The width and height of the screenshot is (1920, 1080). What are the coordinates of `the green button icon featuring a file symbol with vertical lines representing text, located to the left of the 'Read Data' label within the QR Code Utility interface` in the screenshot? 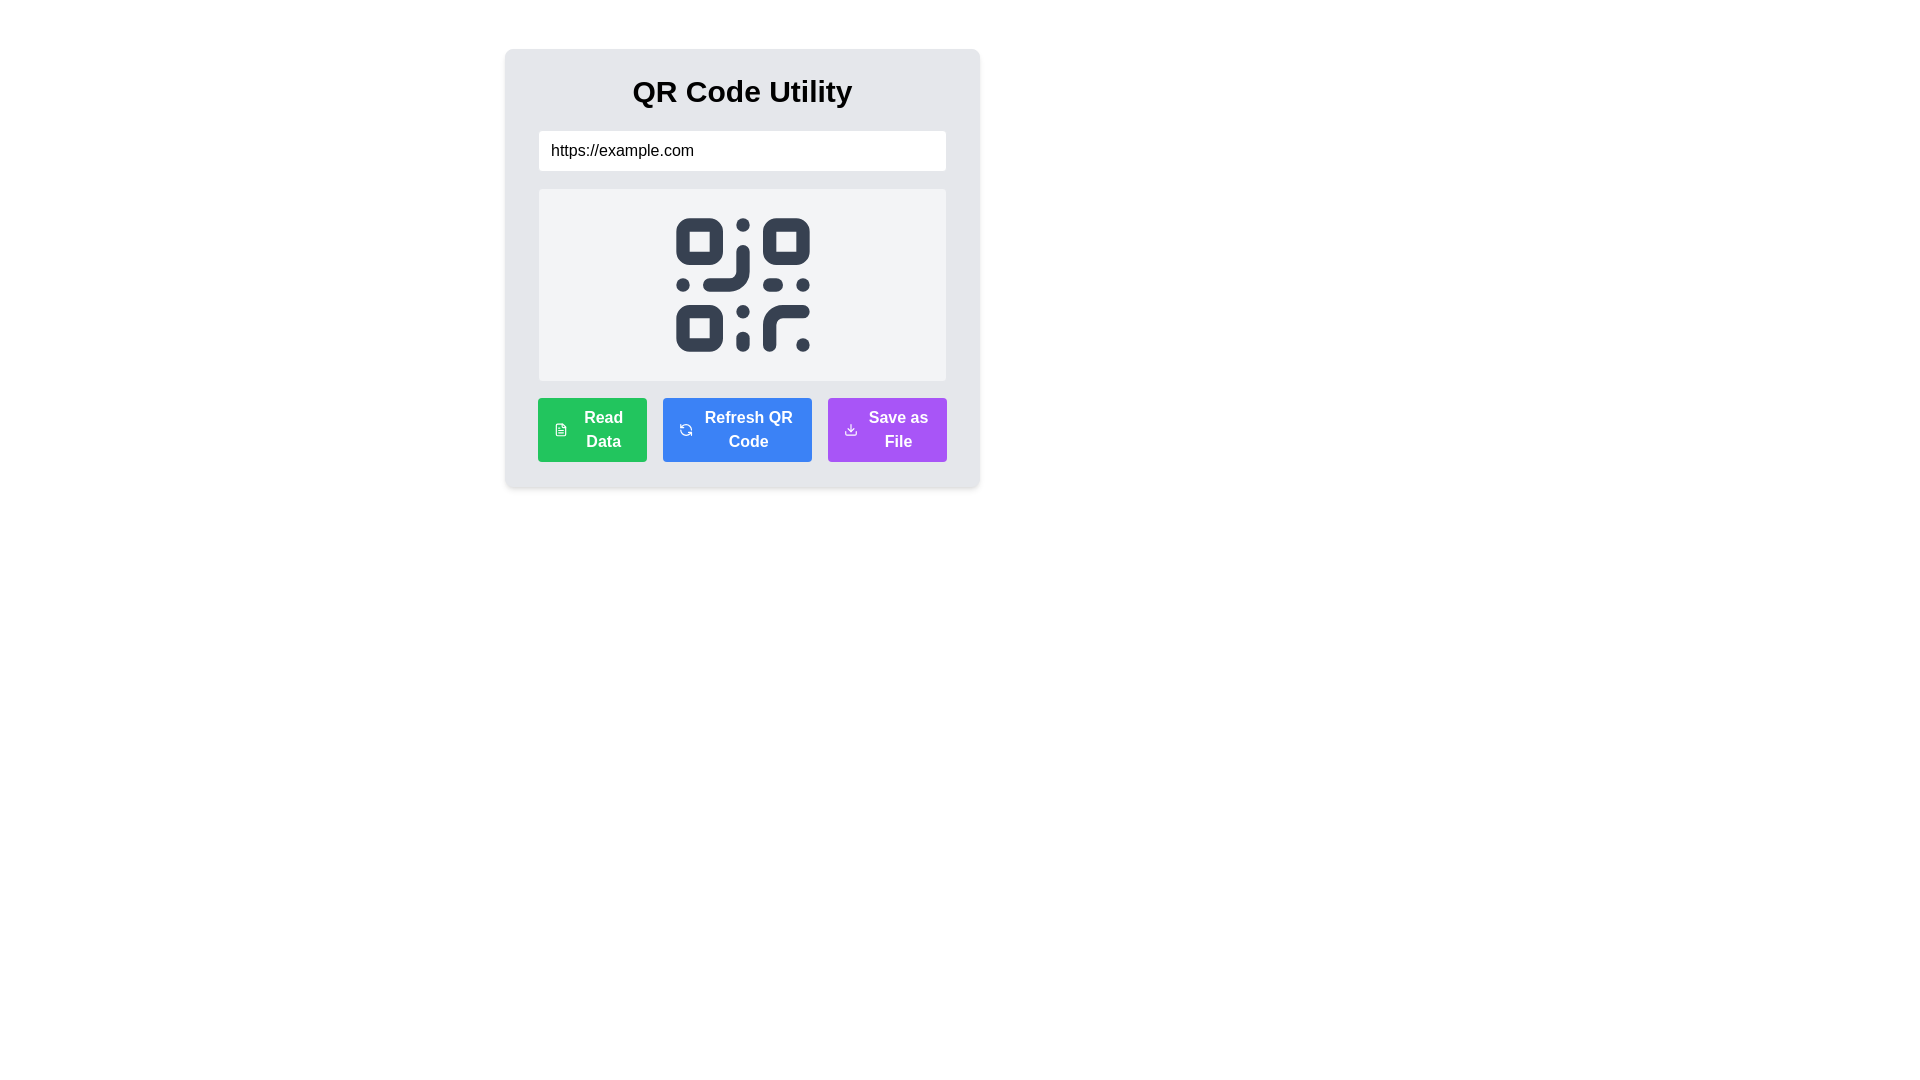 It's located at (560, 428).